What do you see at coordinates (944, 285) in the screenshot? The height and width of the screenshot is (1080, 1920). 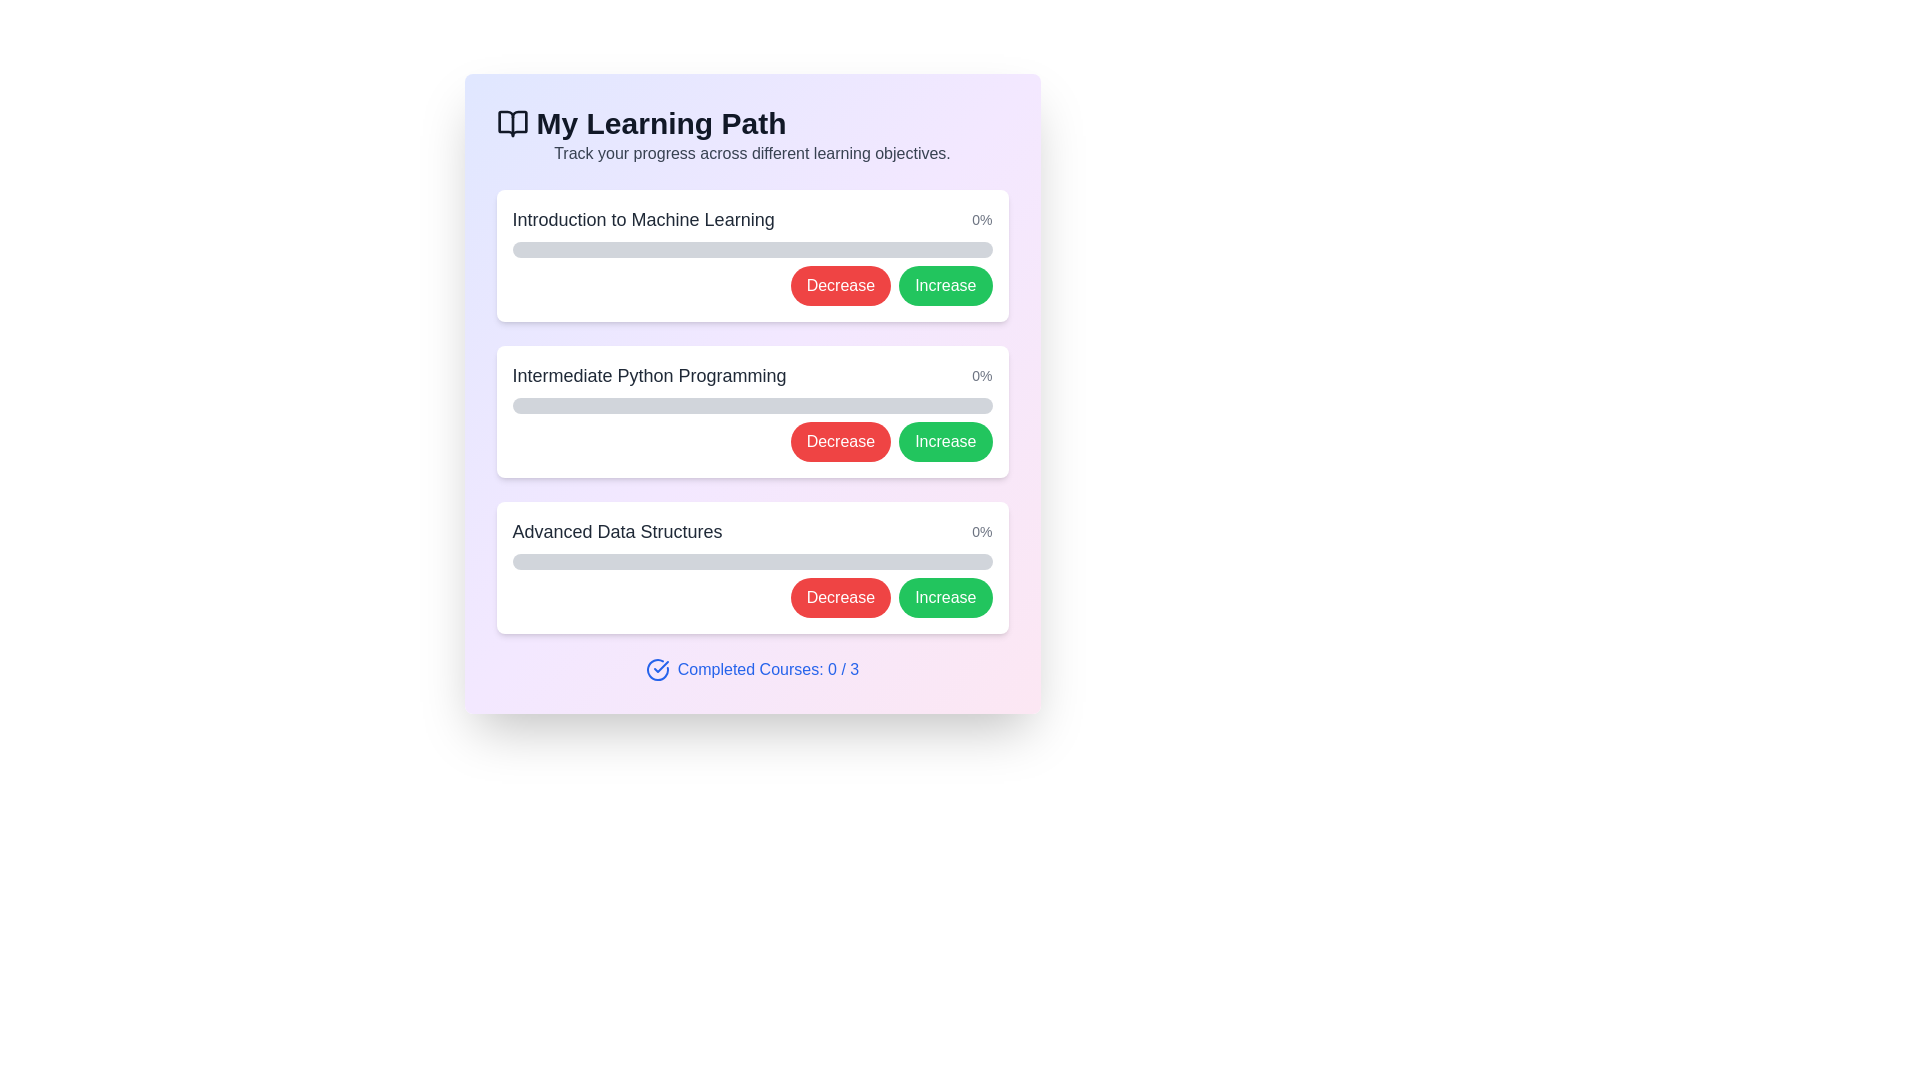 I see `the increment button located to the right of the 'Decrease' button, which is part of a horizontal group of two buttons, to increase the learning module's progress value` at bounding box center [944, 285].